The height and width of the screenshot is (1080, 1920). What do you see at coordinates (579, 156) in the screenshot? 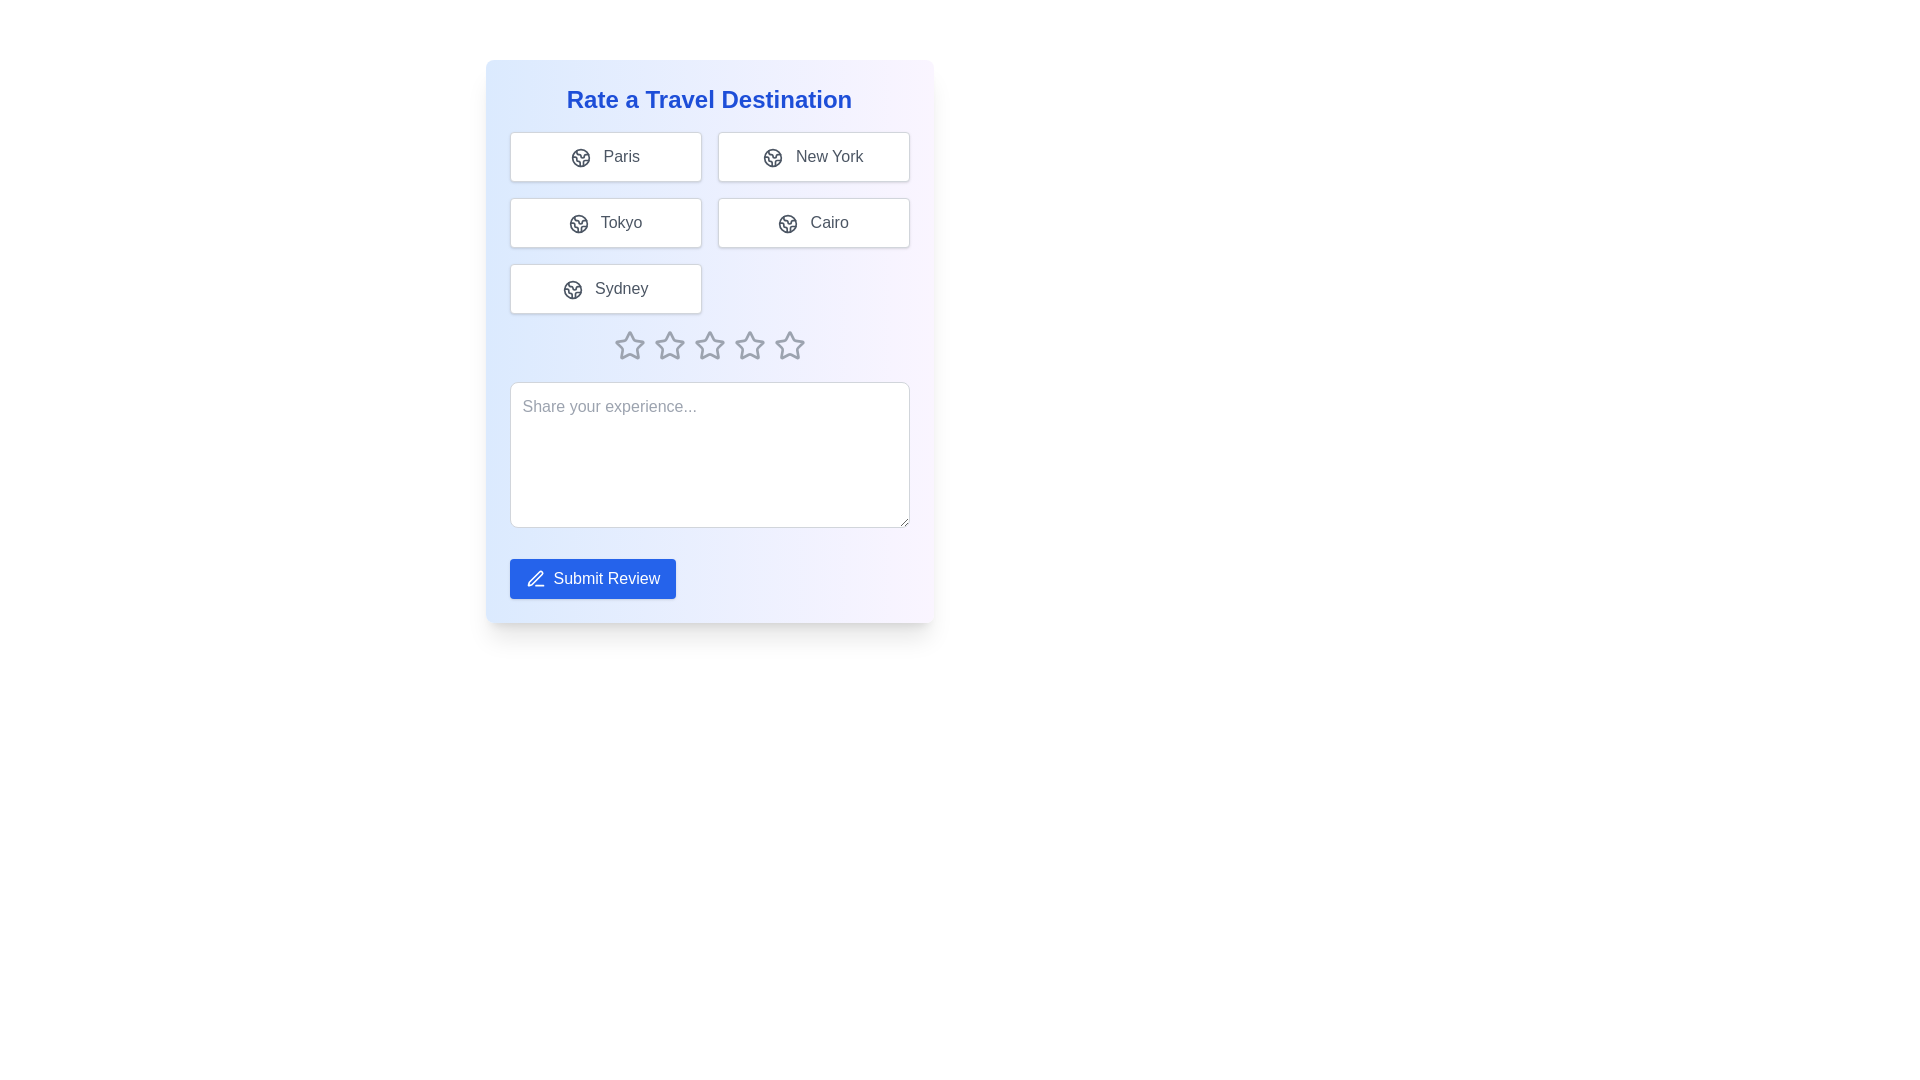
I see `the globe icon located within the 'Paris' button in the top-left corner of the destination buttons group` at bounding box center [579, 156].